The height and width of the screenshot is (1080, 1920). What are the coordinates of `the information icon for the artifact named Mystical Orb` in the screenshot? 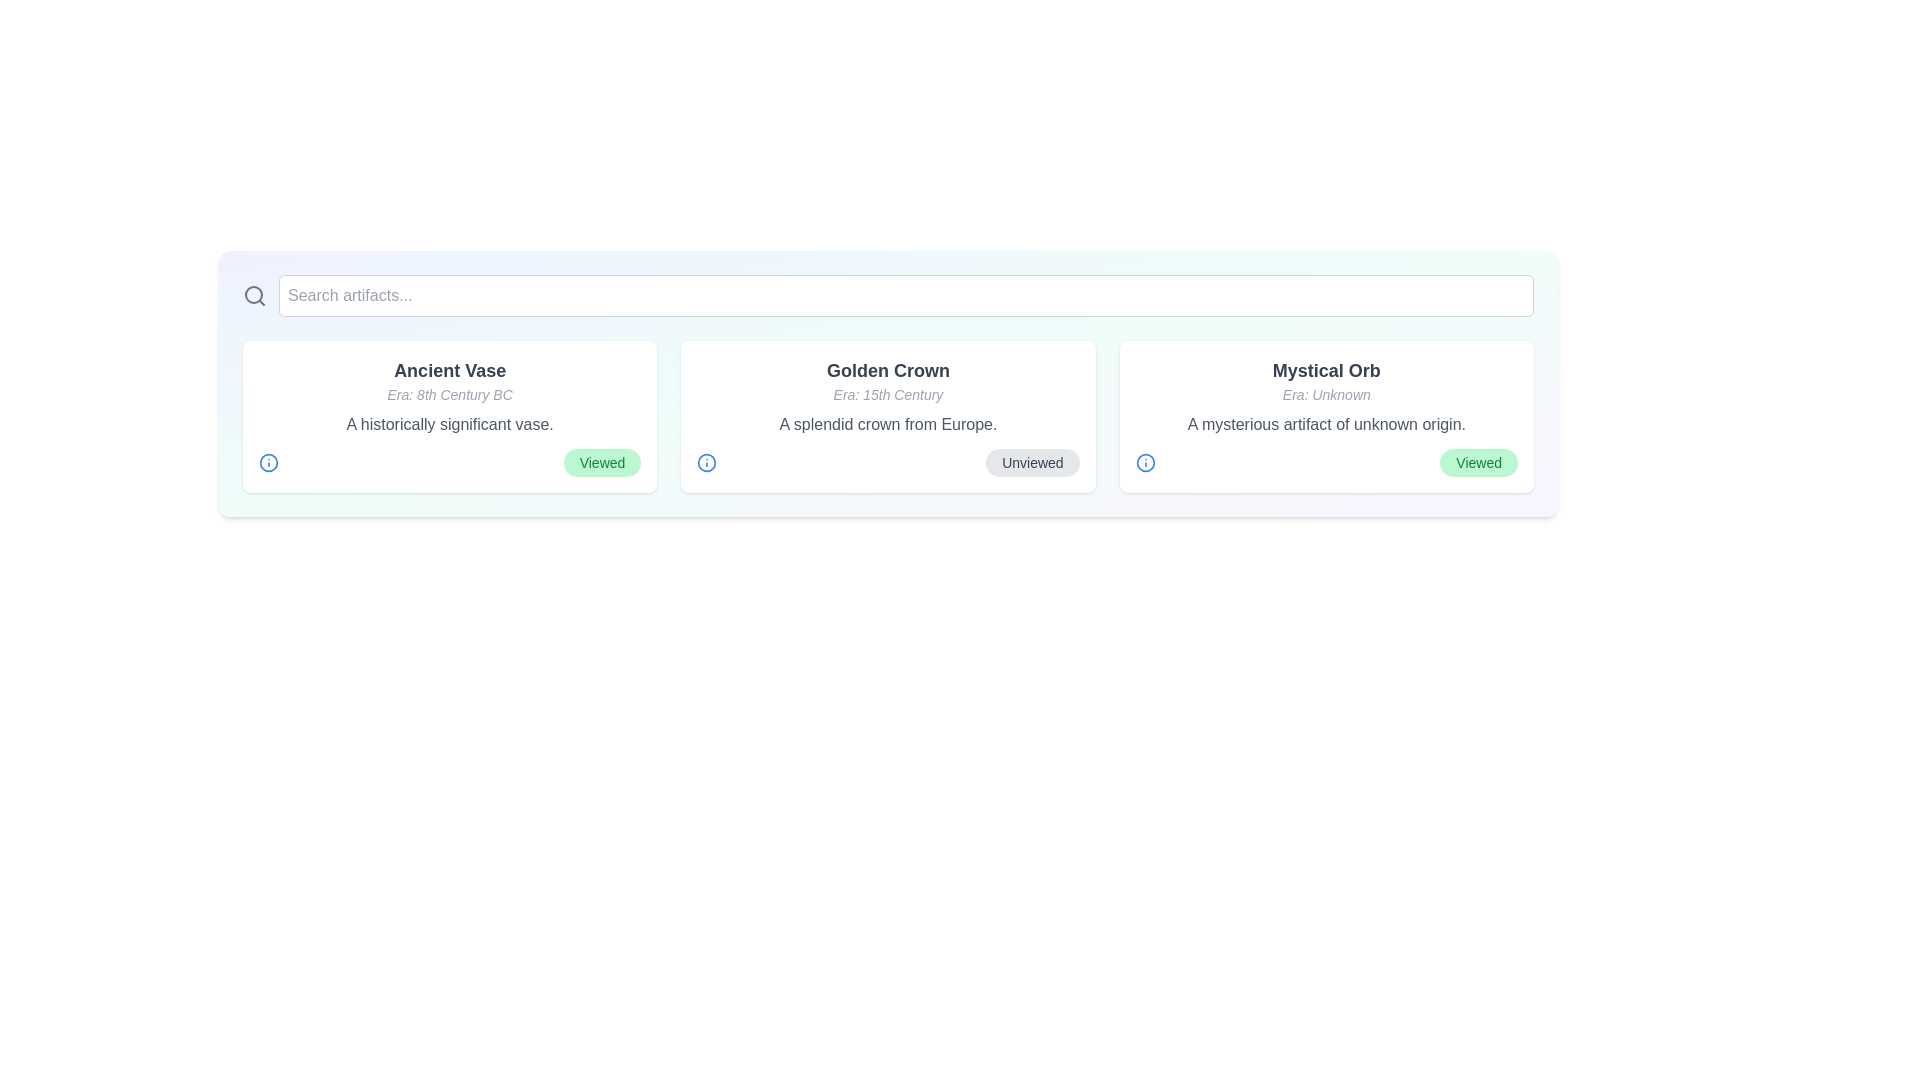 It's located at (1145, 462).